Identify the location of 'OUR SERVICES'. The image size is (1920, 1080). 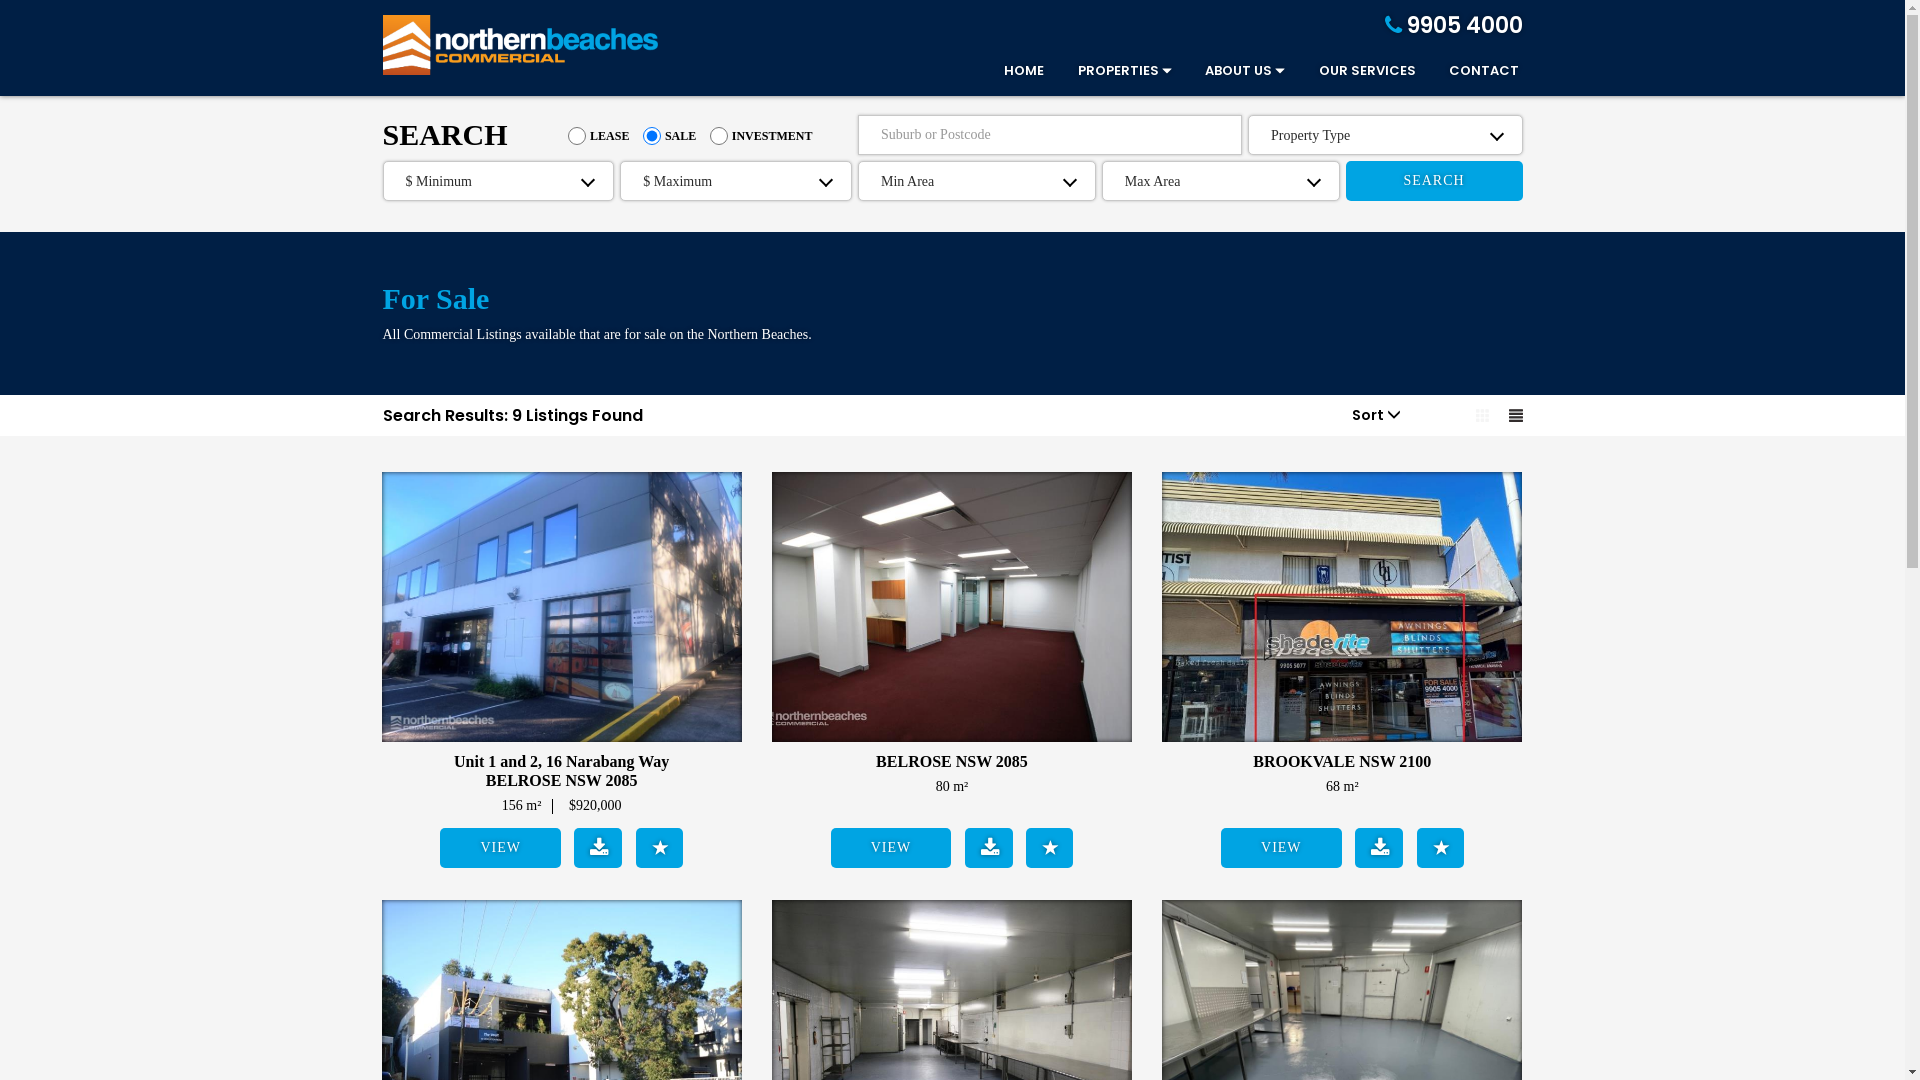
(1287, 72).